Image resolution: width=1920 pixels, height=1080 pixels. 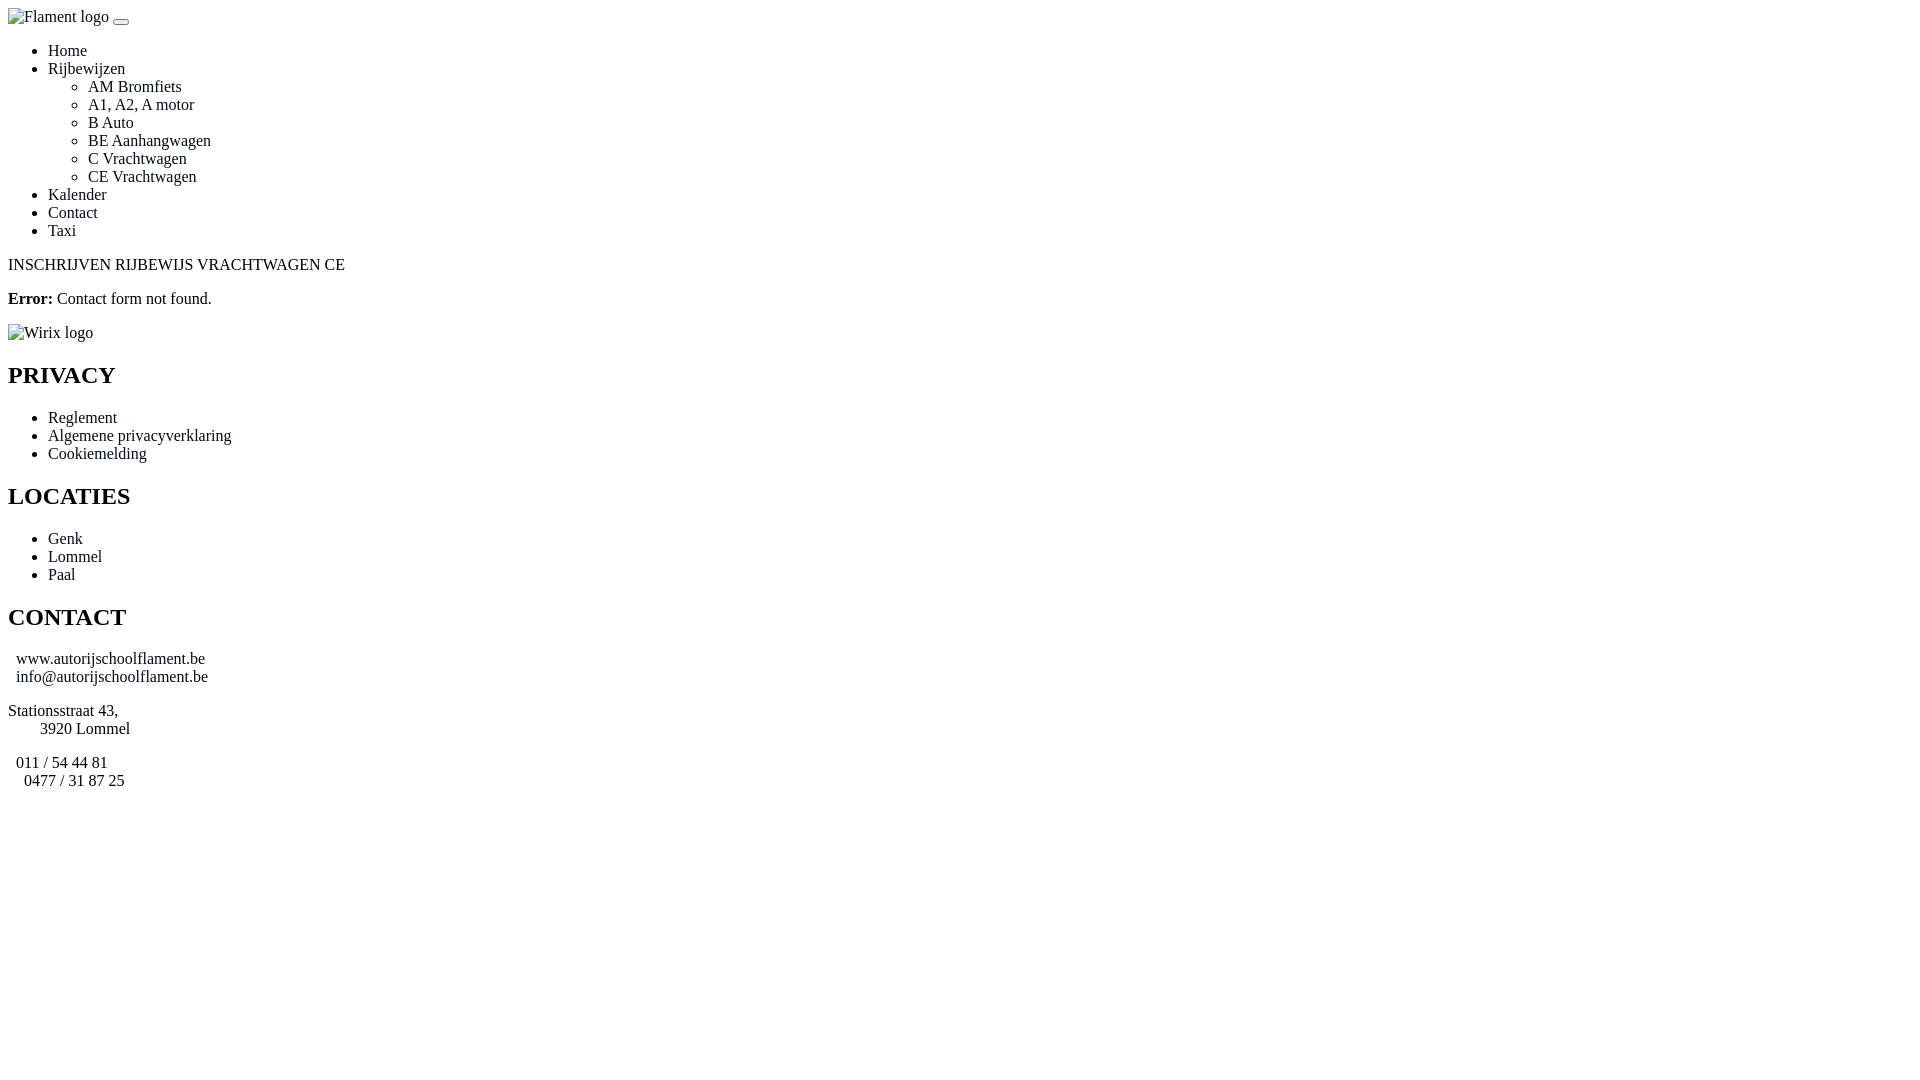 I want to click on 'A1, A2, A motor', so click(x=86, y=104).